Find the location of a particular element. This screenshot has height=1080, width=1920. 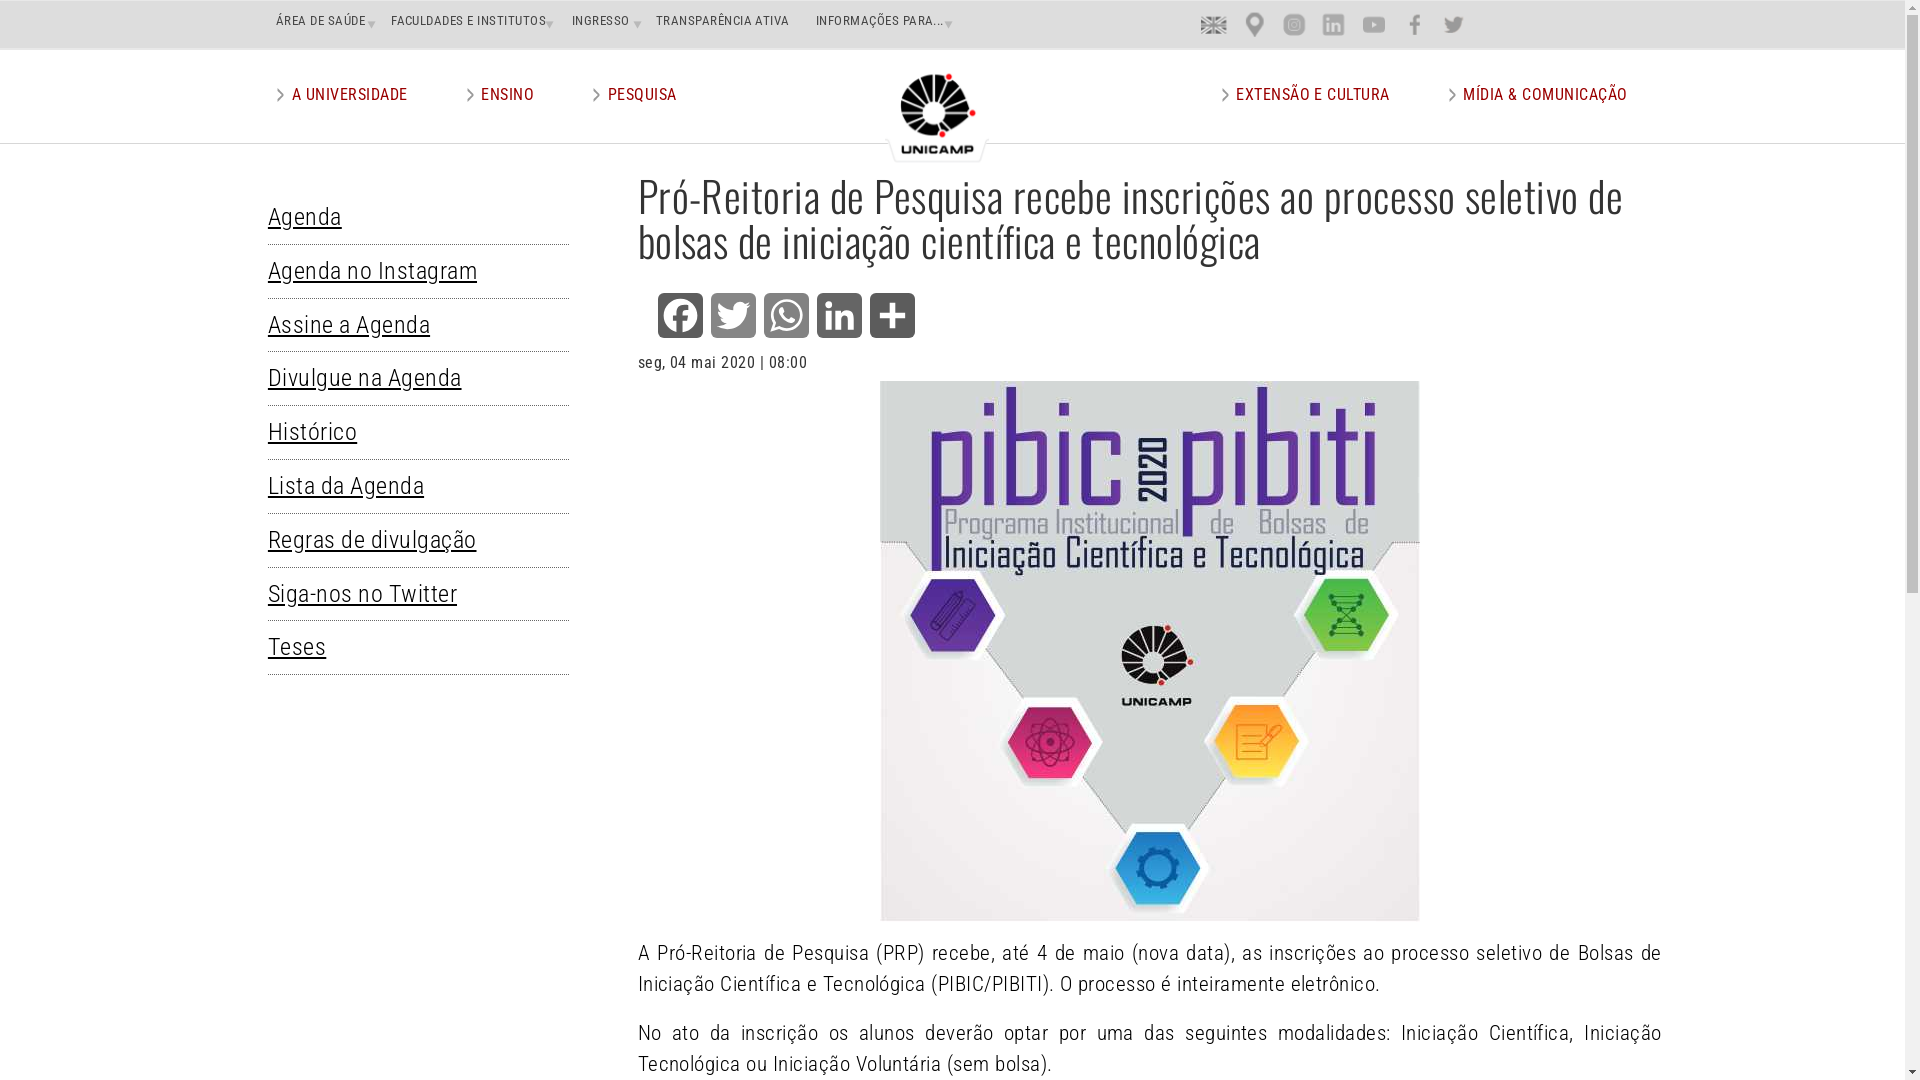

'Loca' is located at coordinates (1254, 24).